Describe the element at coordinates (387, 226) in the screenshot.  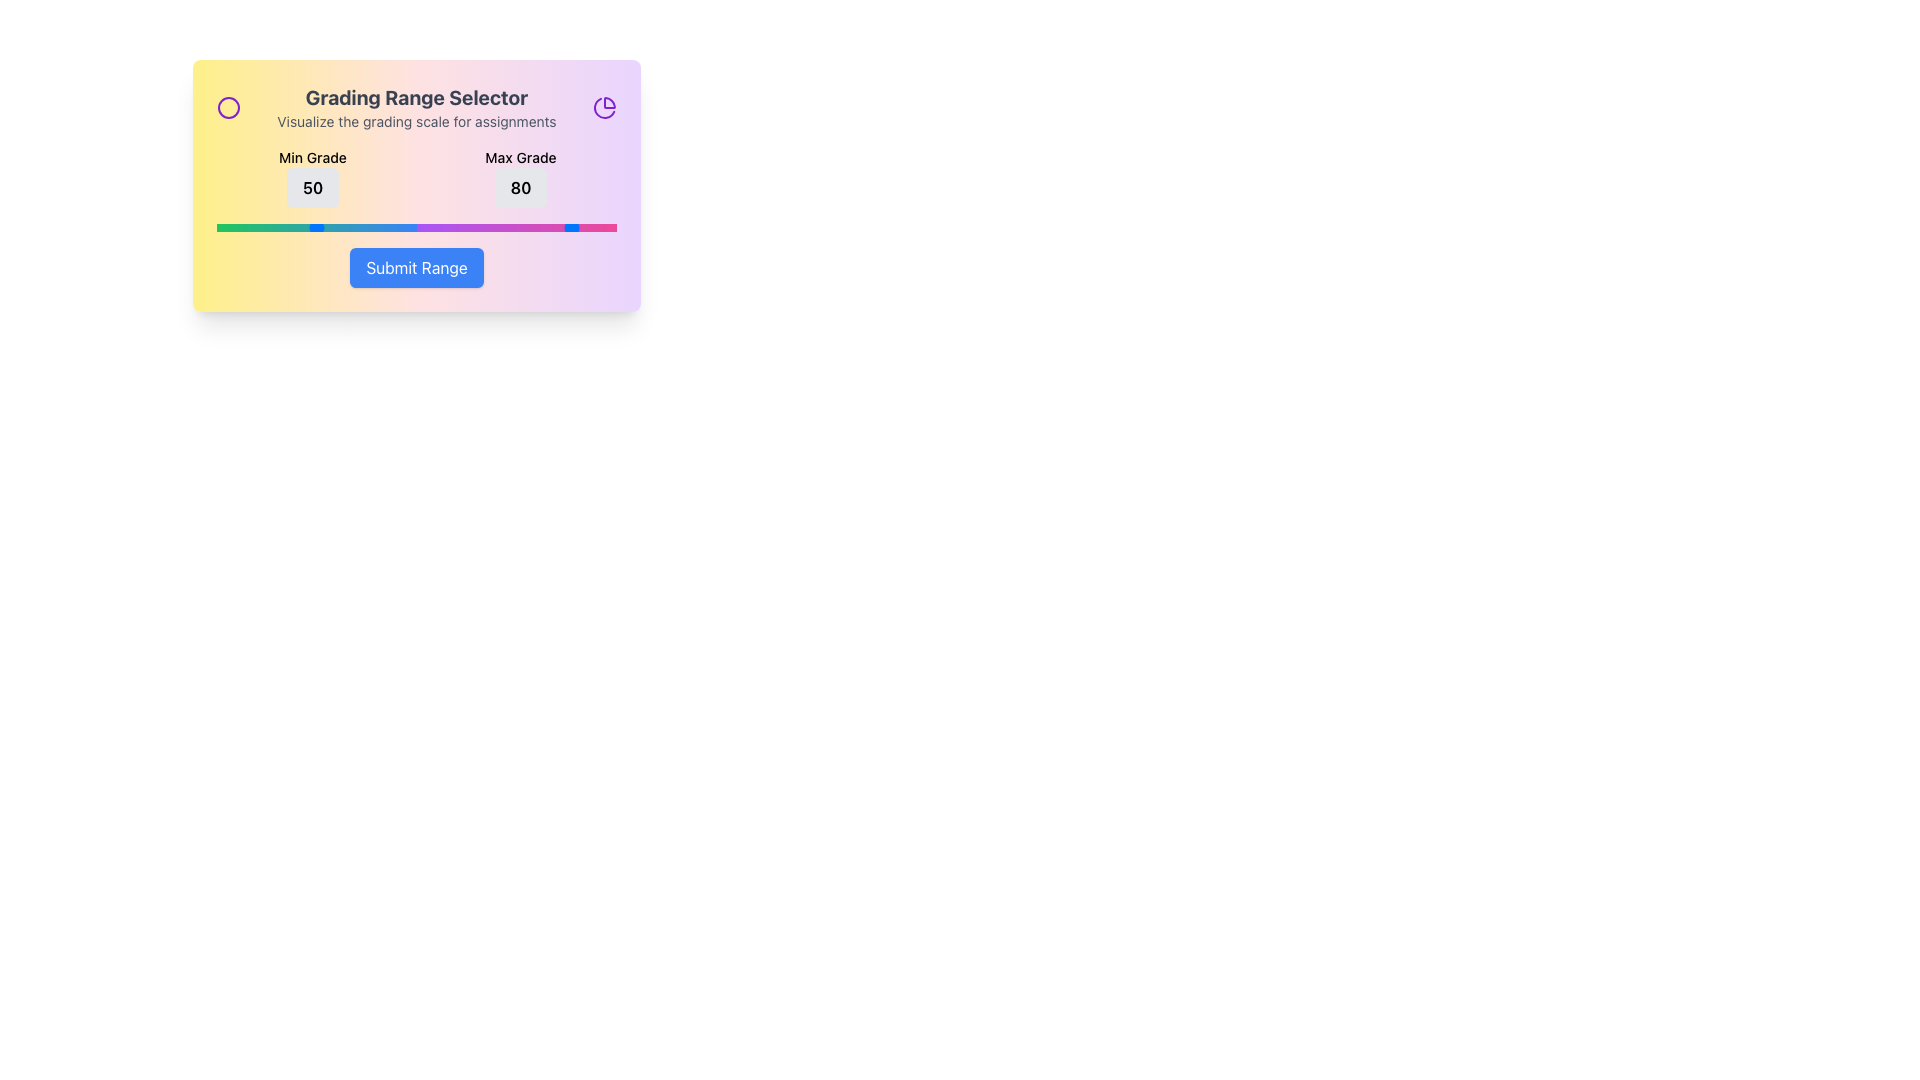
I see `the slider value` at that location.